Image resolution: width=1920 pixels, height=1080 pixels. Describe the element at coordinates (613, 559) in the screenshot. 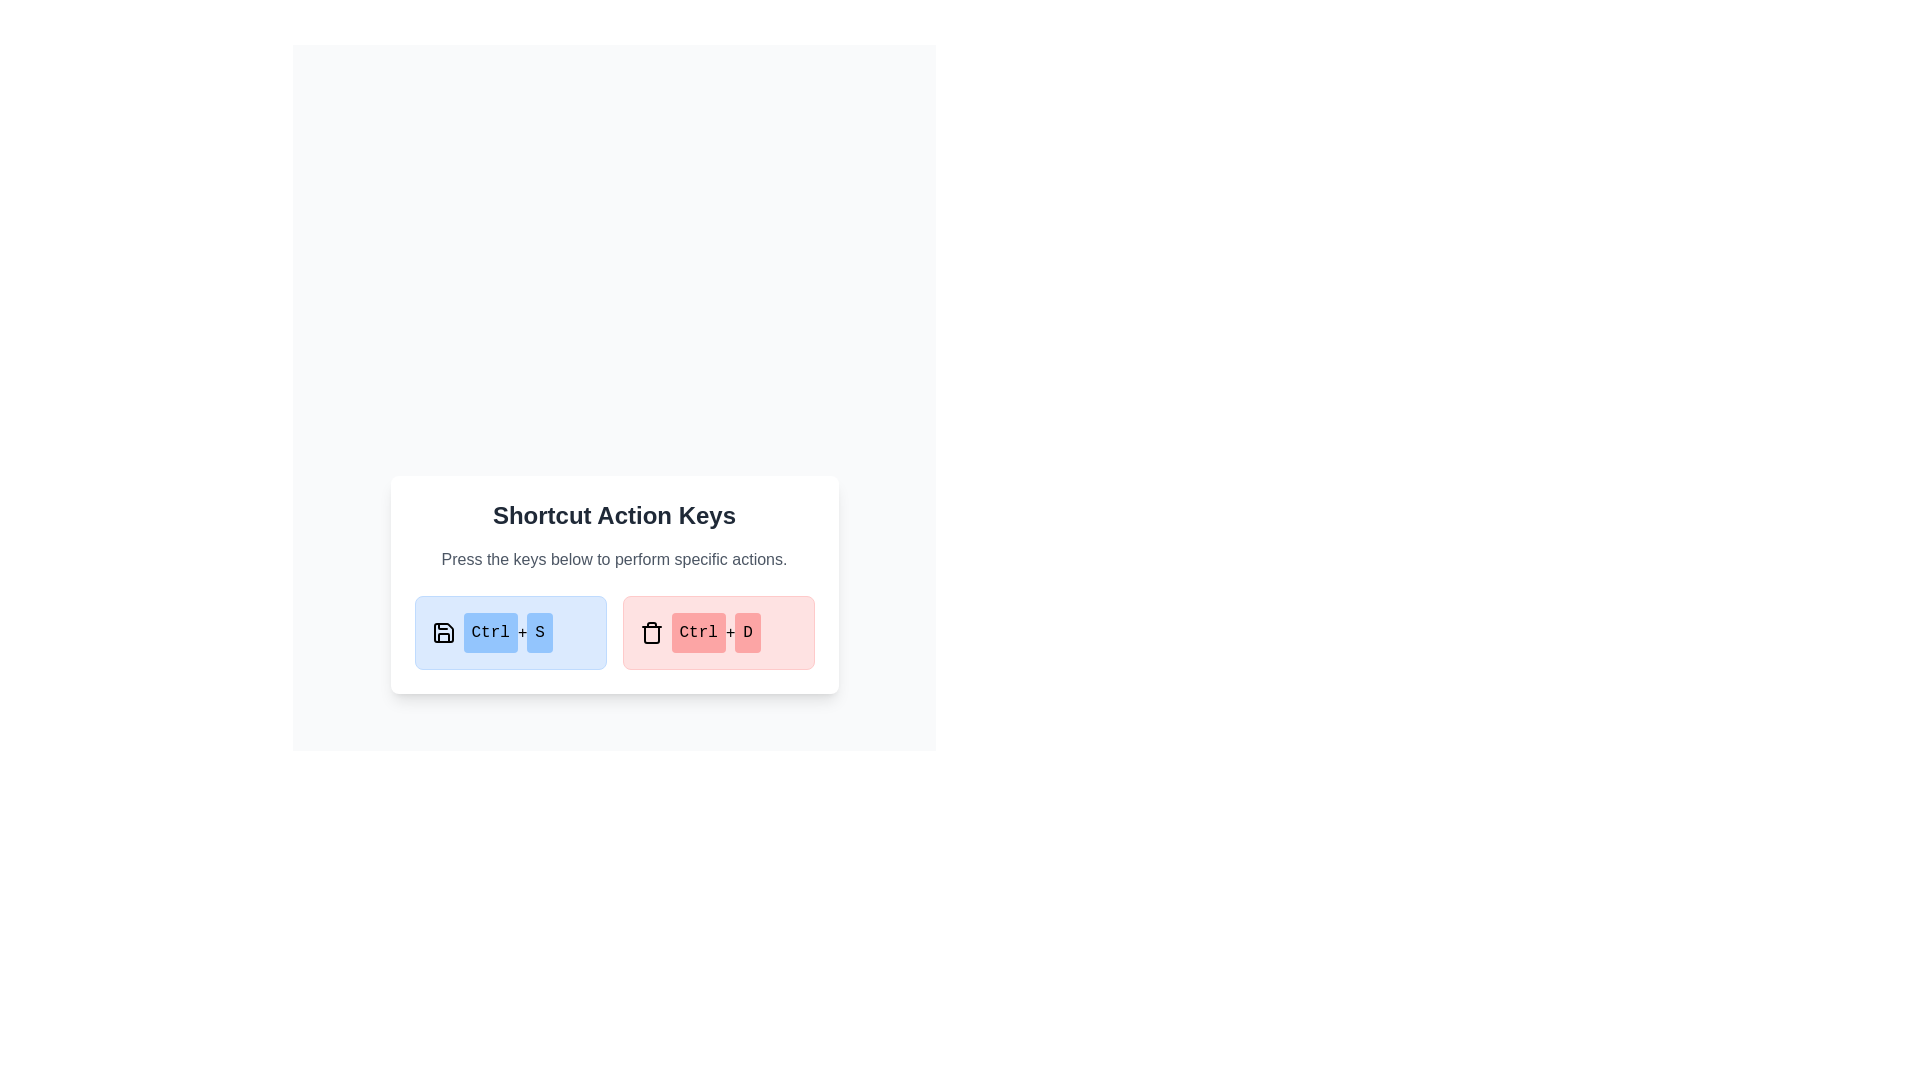

I see `the static text that reads 'Press the keys below to perform specific actions.' which is styled with a medium gray font color and is located below the title 'Shortcut Action Keys'` at that location.